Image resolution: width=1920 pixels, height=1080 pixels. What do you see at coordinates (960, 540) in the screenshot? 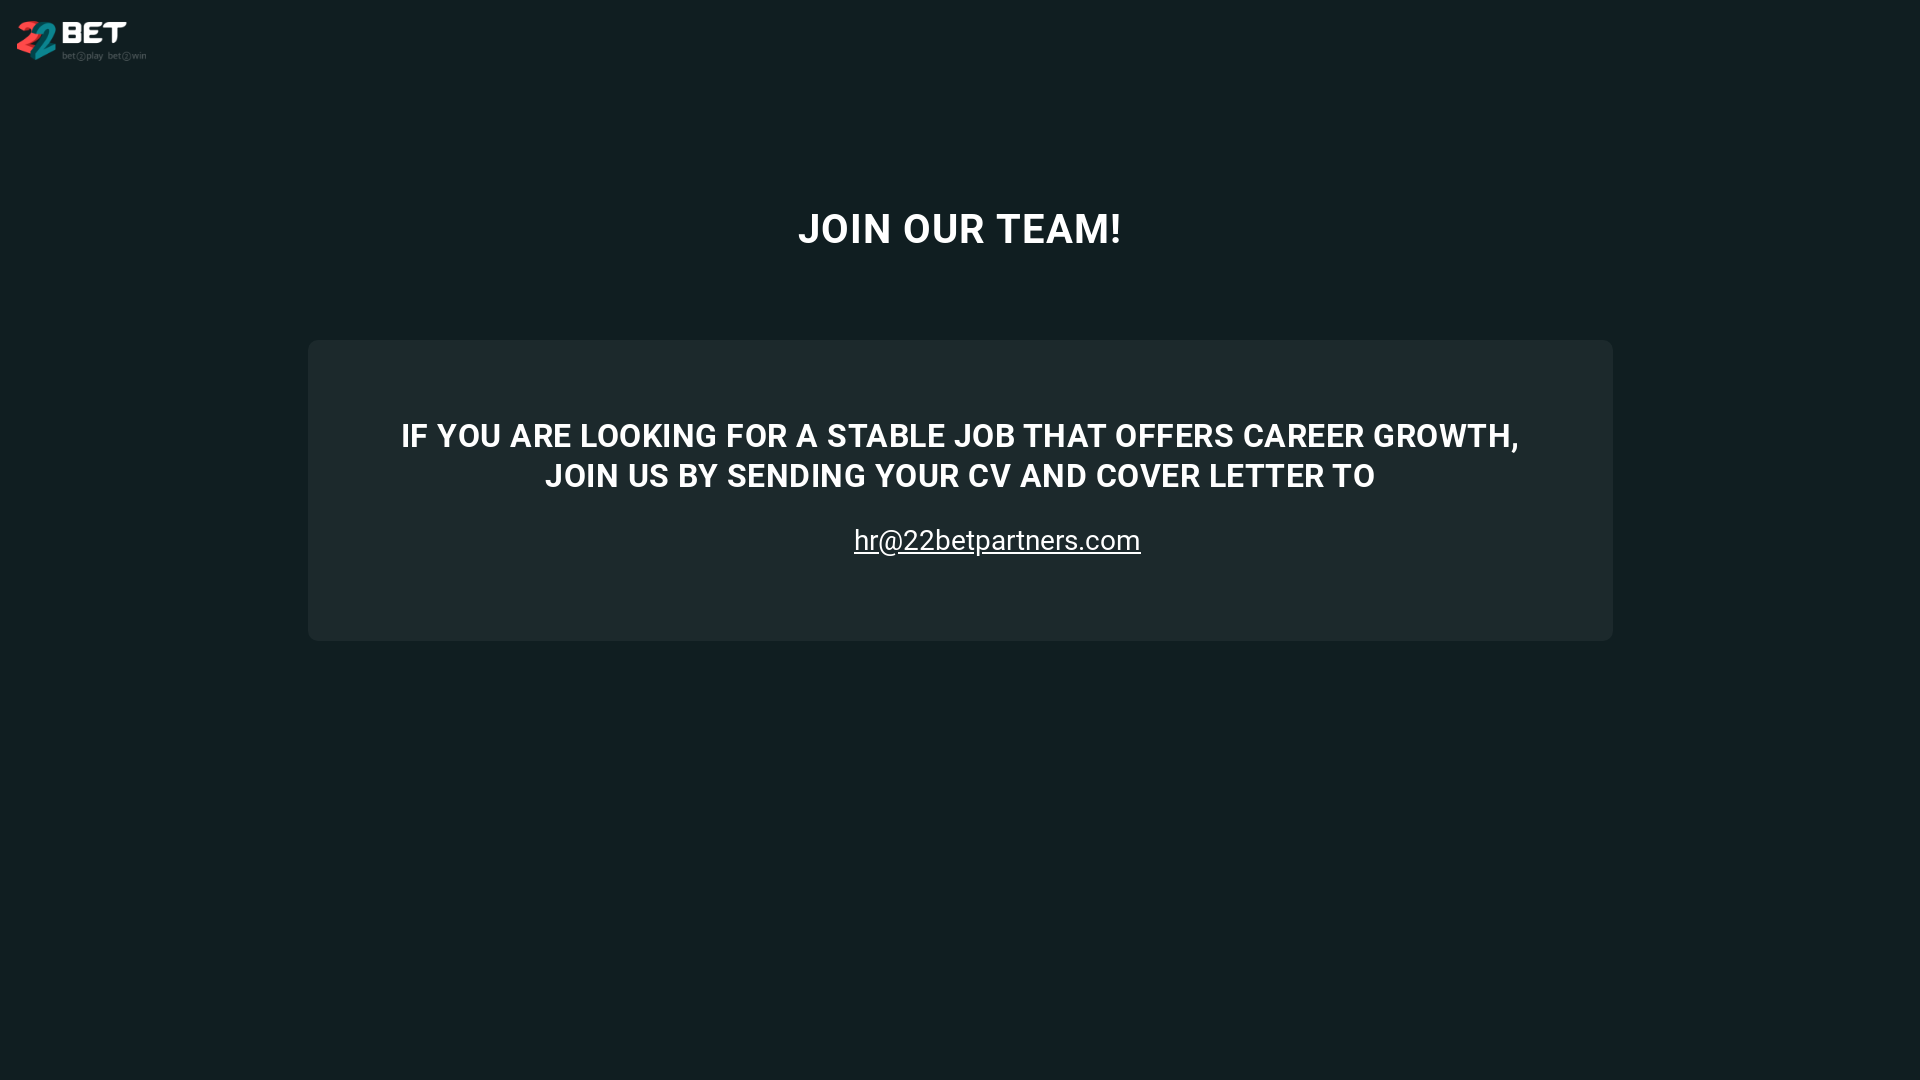
I see `'hr@22betpartners.com'` at bounding box center [960, 540].